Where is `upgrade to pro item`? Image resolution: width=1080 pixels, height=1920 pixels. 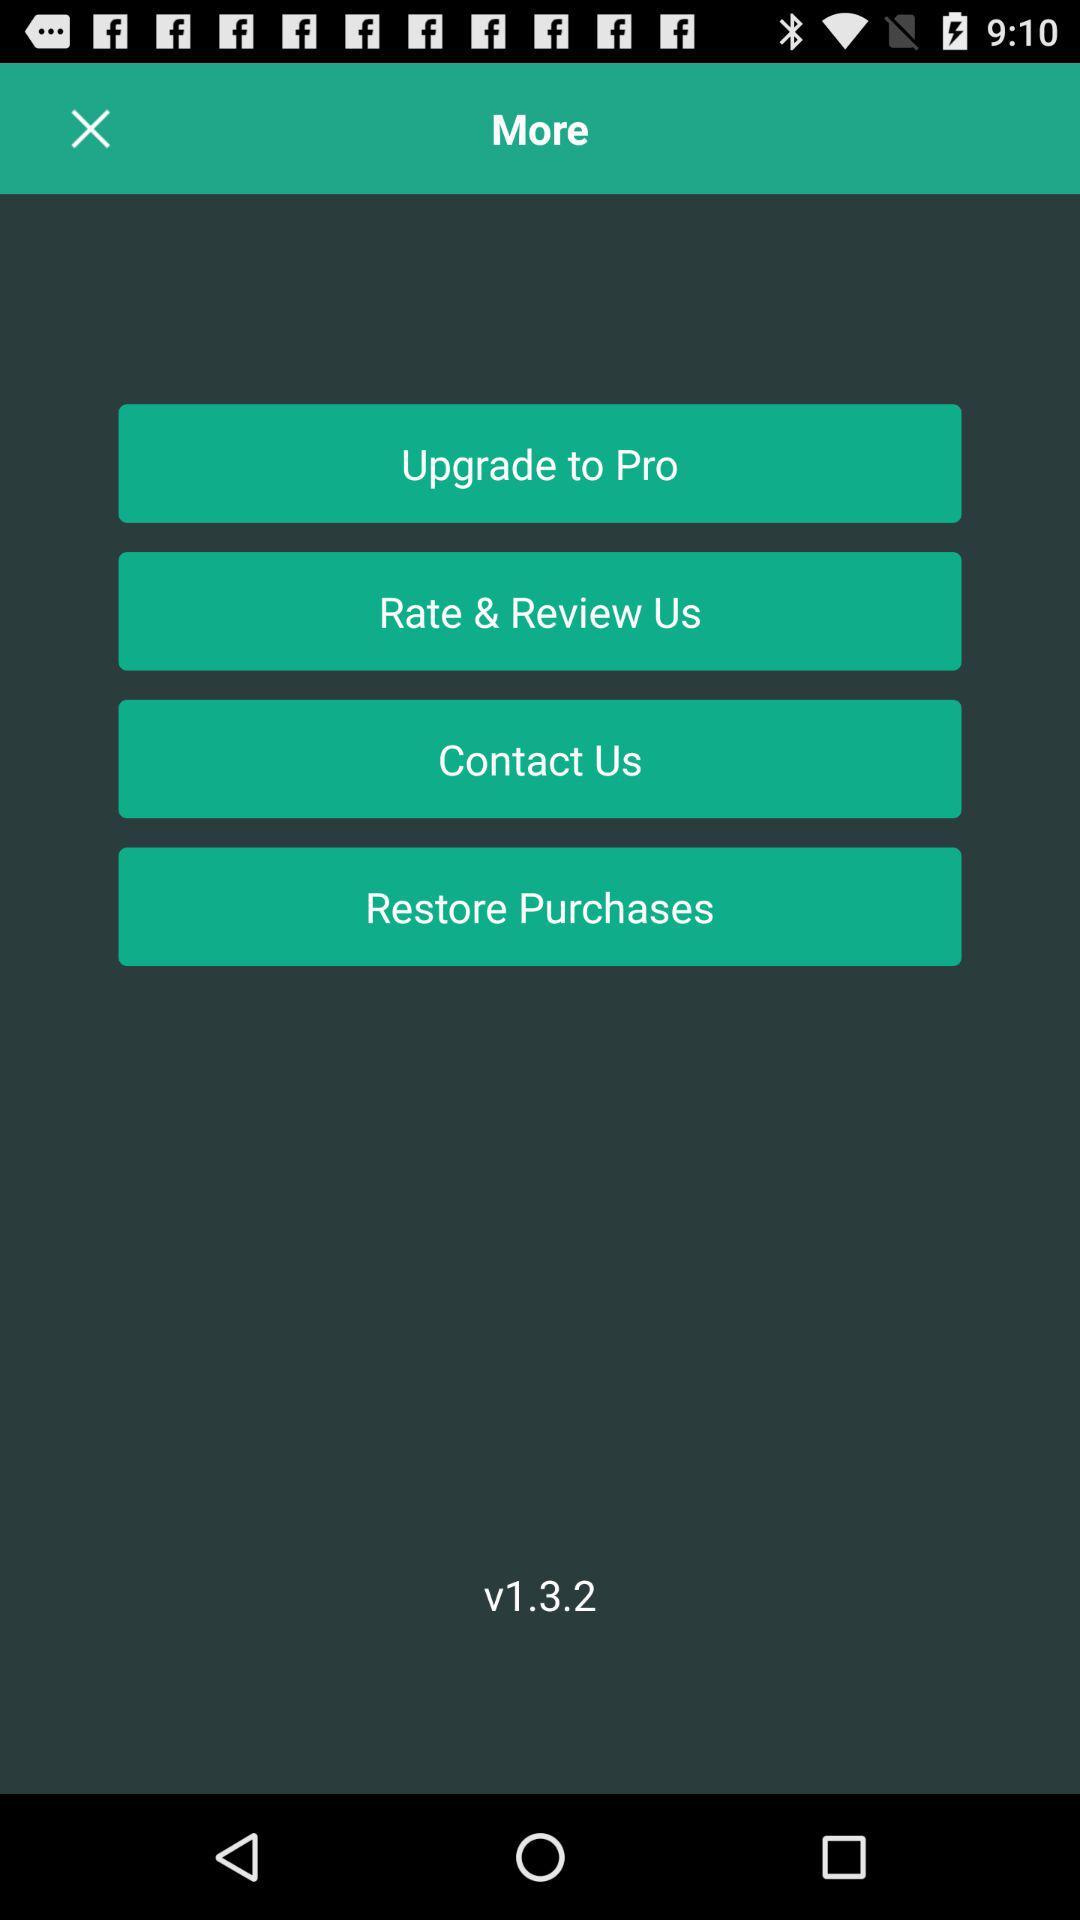 upgrade to pro item is located at coordinates (540, 462).